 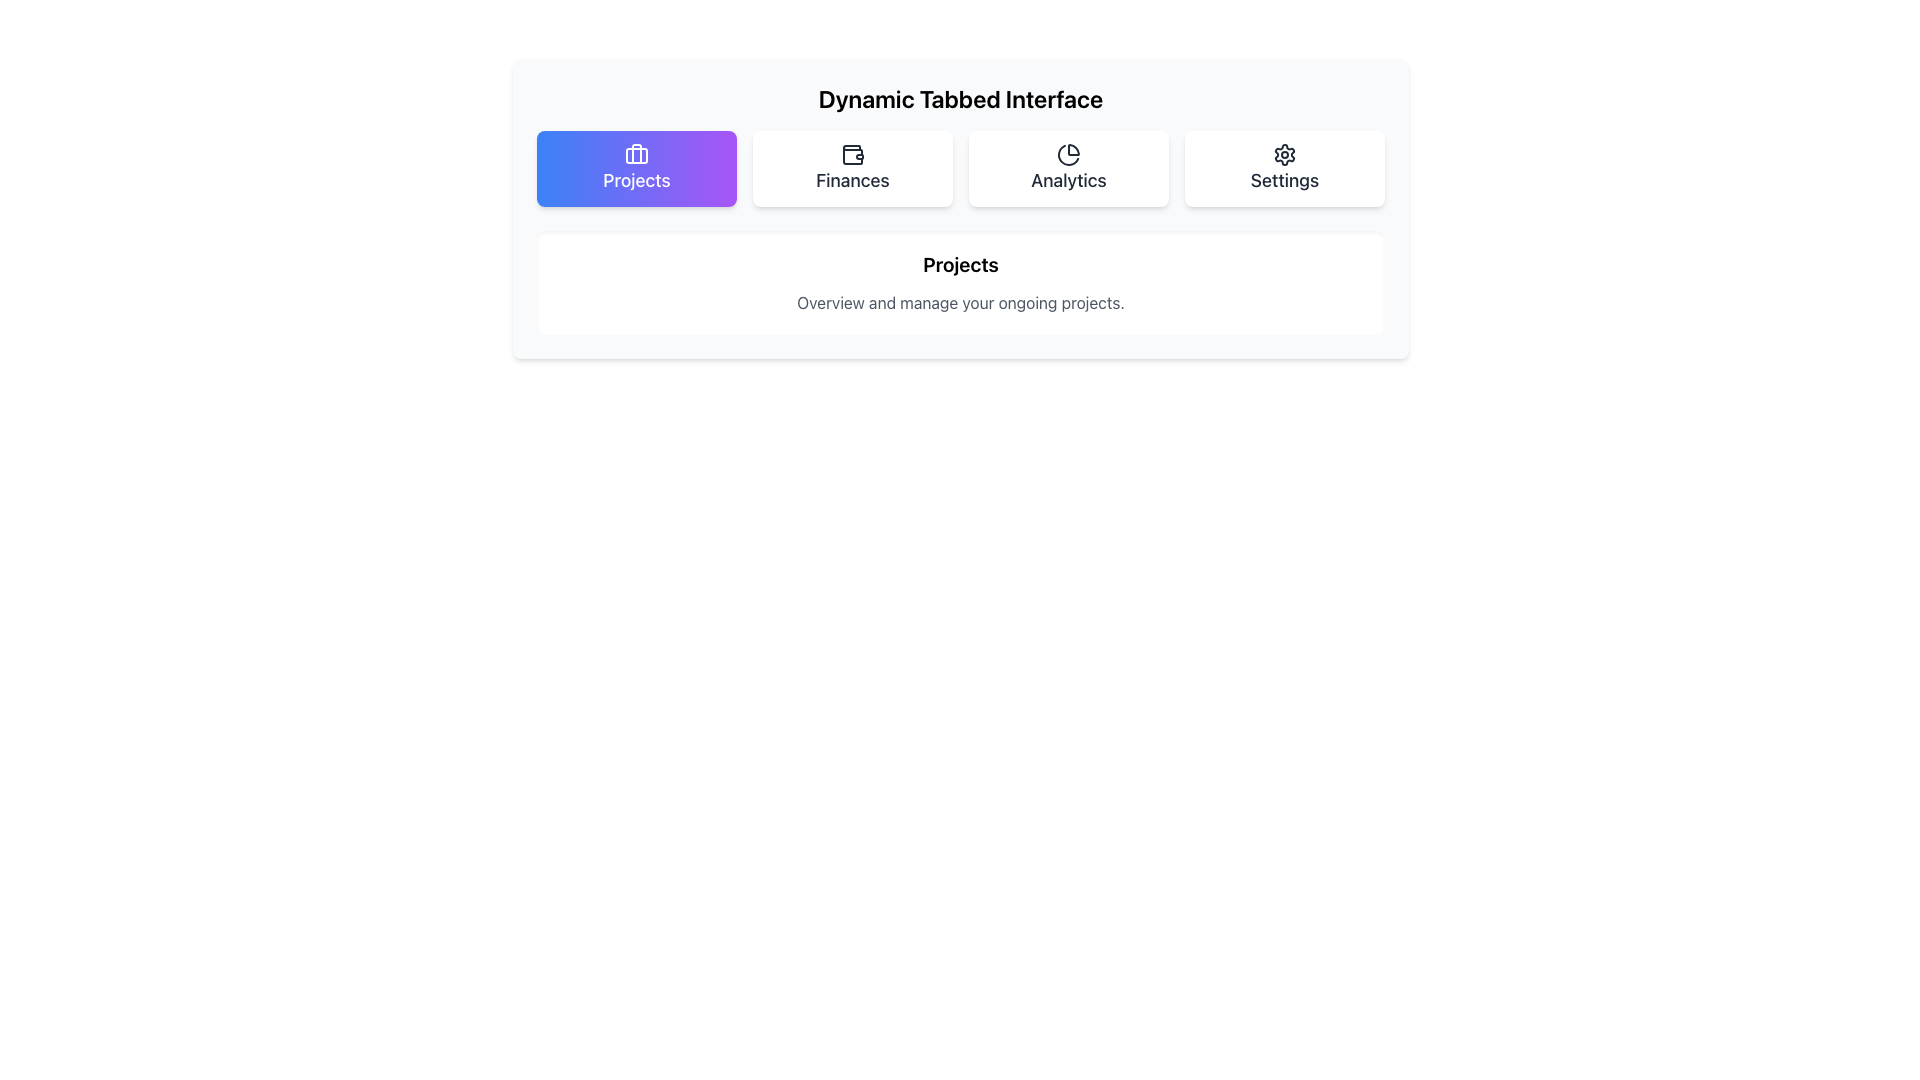 I want to click on text label positioned as the fourth item in the navigation row, located to the far right and below the gear icon, so click(x=1285, y=181).